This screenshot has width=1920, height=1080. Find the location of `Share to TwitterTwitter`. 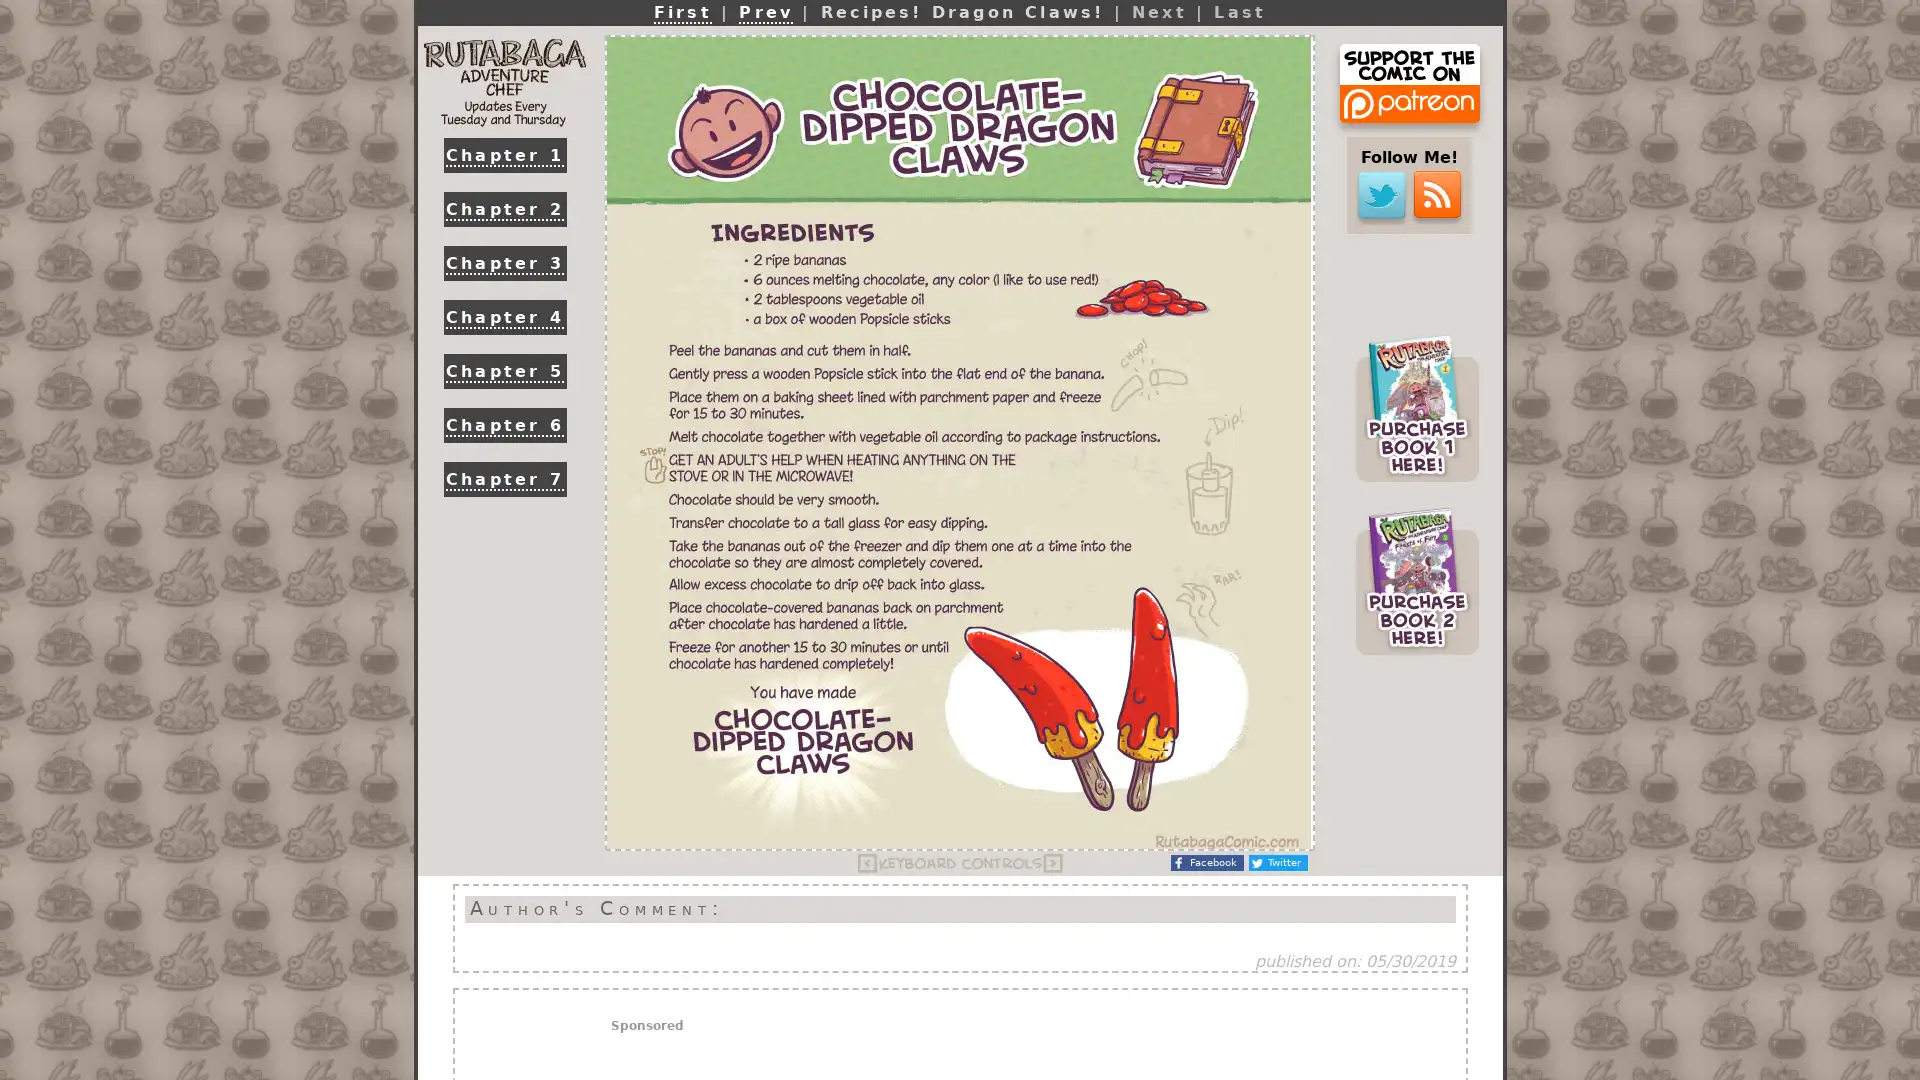

Share to TwitterTwitter is located at coordinates (1277, 862).